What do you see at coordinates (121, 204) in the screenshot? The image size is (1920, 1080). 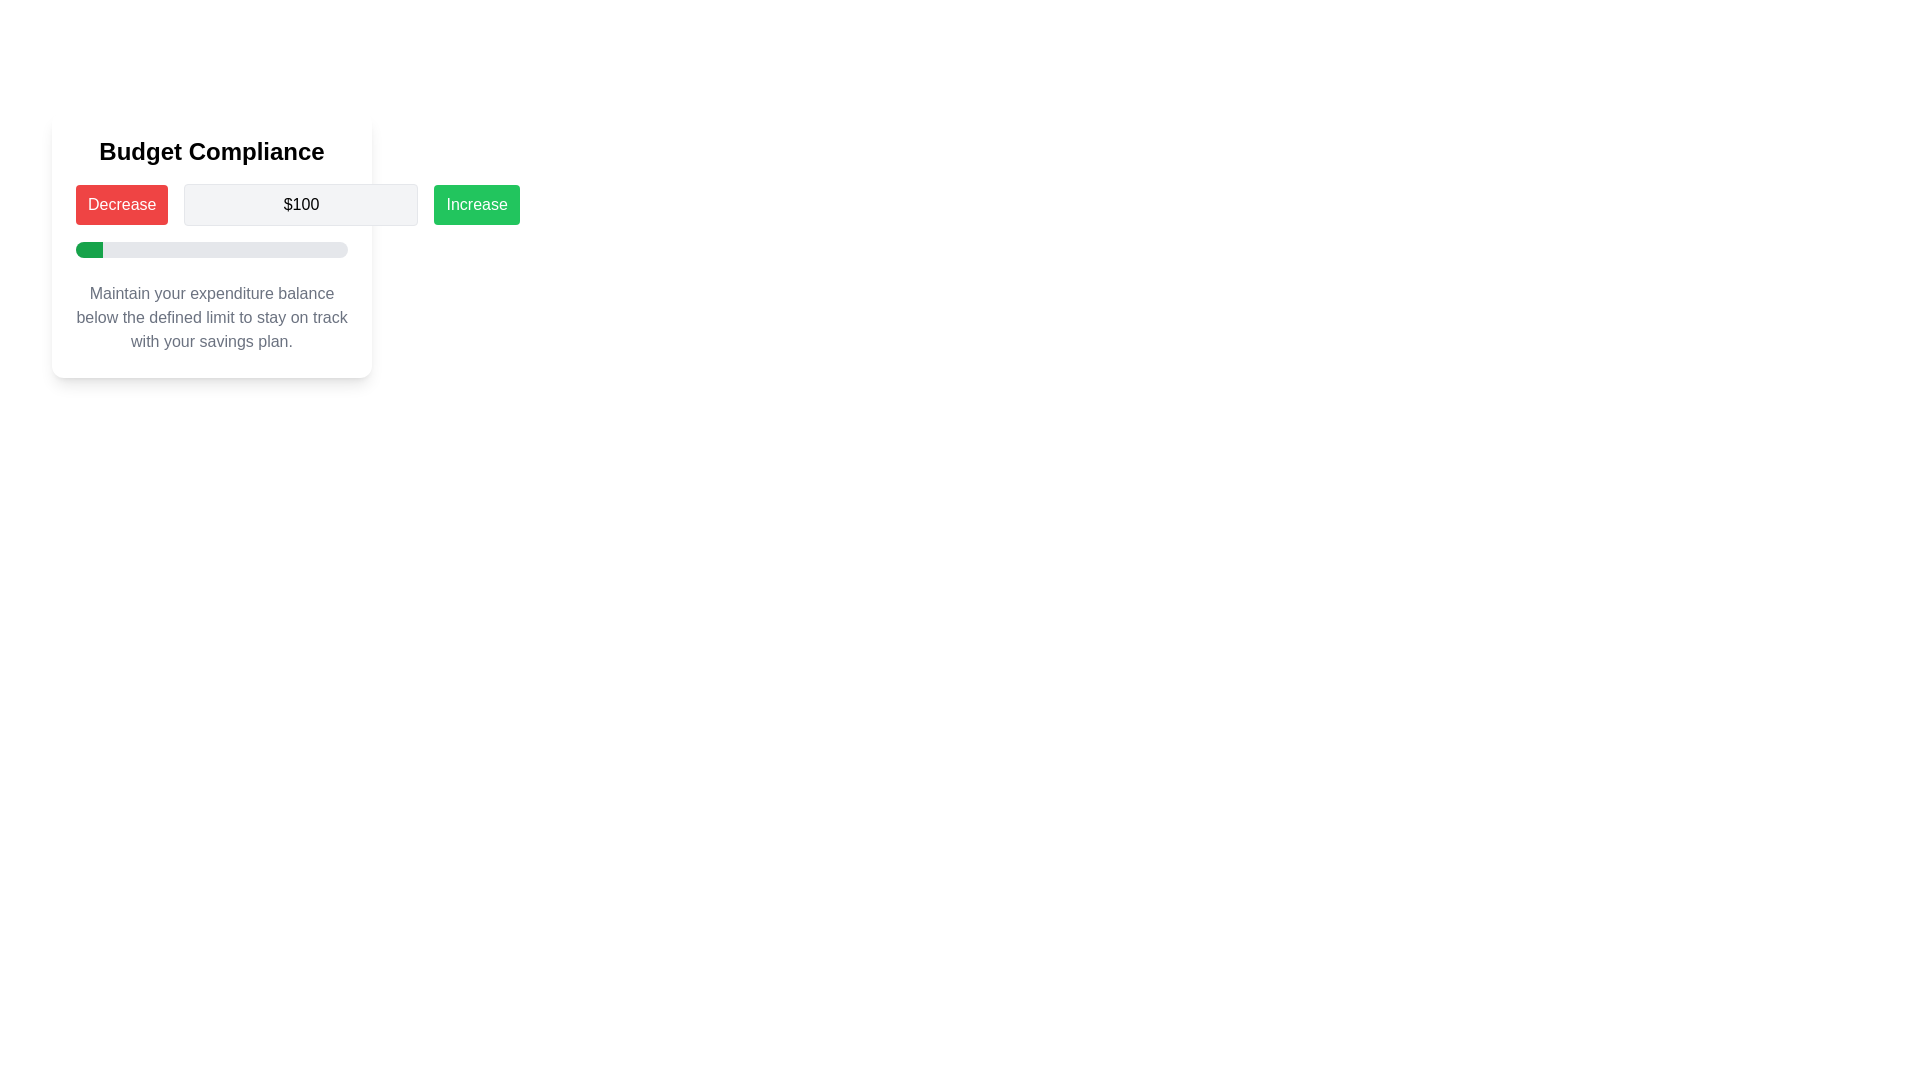 I see `the 'Decrease' button with a red background and white text` at bounding box center [121, 204].